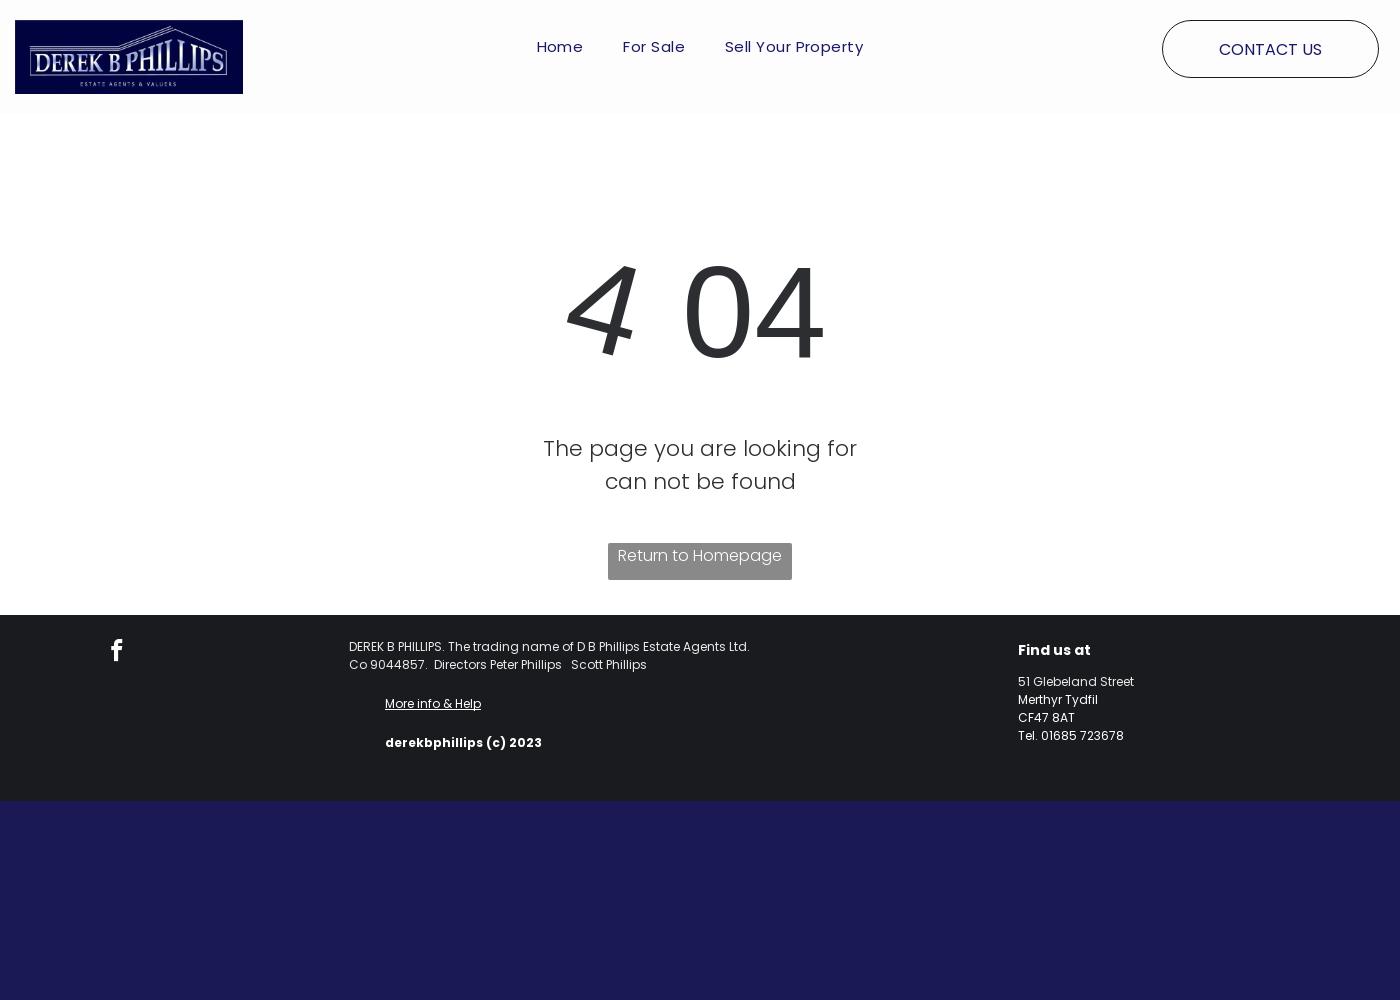 The image size is (1400, 1000). What do you see at coordinates (1016, 716) in the screenshot?
I see `'CF47 8AT'` at bounding box center [1016, 716].